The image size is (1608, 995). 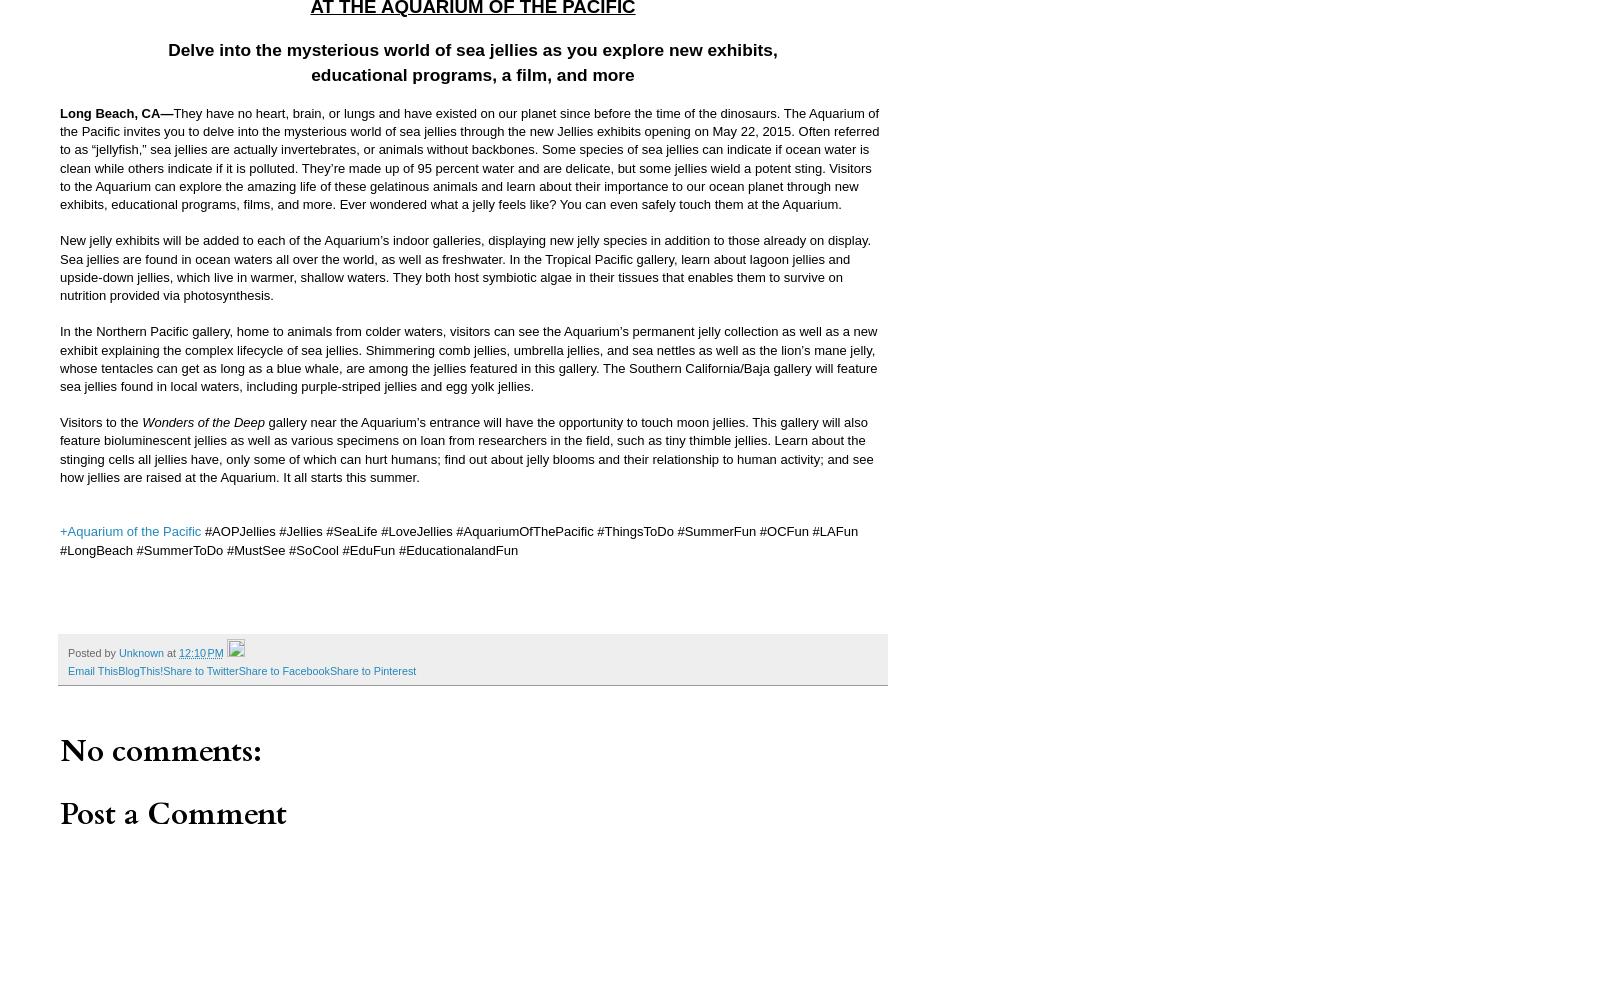 What do you see at coordinates (130, 530) in the screenshot?
I see `'+Aquarium of the Pacific'` at bounding box center [130, 530].